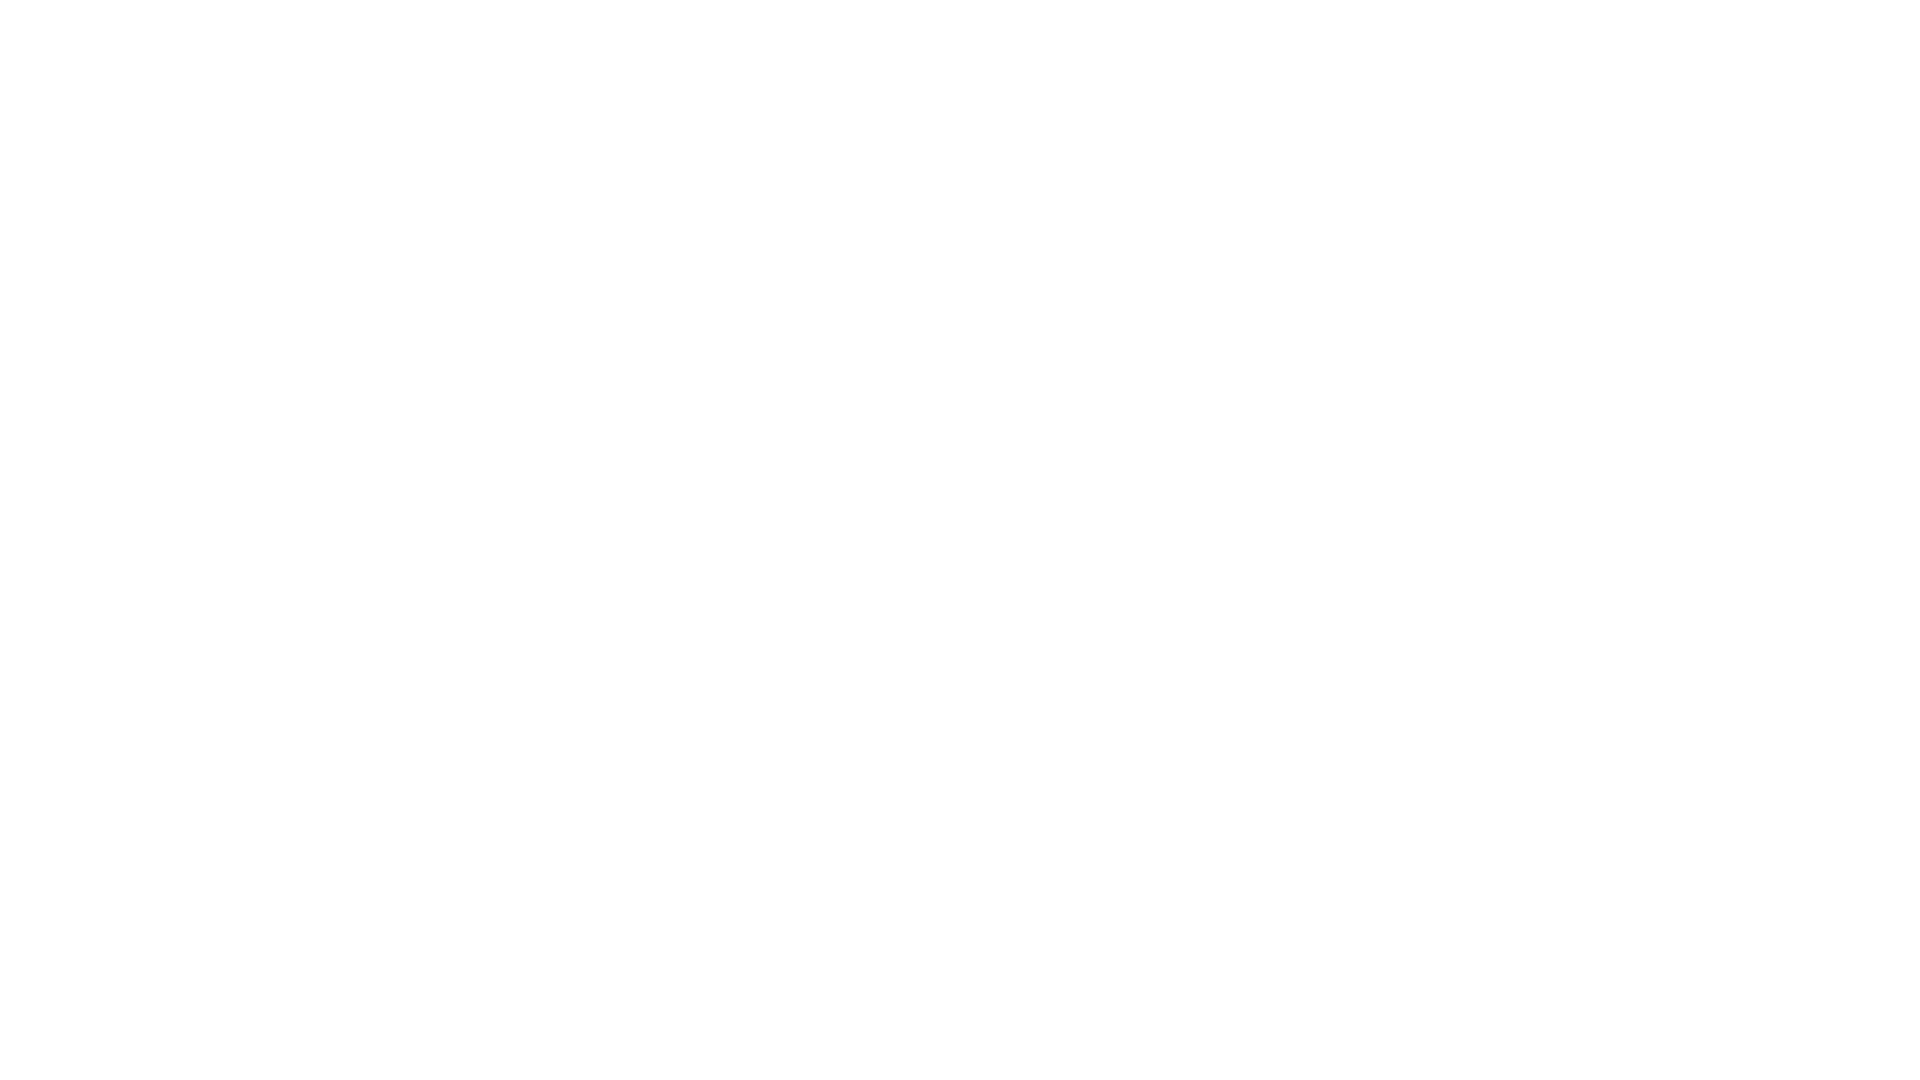 This screenshot has height=1080, width=1920. Describe the element at coordinates (73, 1019) in the screenshot. I see `Play` at that location.